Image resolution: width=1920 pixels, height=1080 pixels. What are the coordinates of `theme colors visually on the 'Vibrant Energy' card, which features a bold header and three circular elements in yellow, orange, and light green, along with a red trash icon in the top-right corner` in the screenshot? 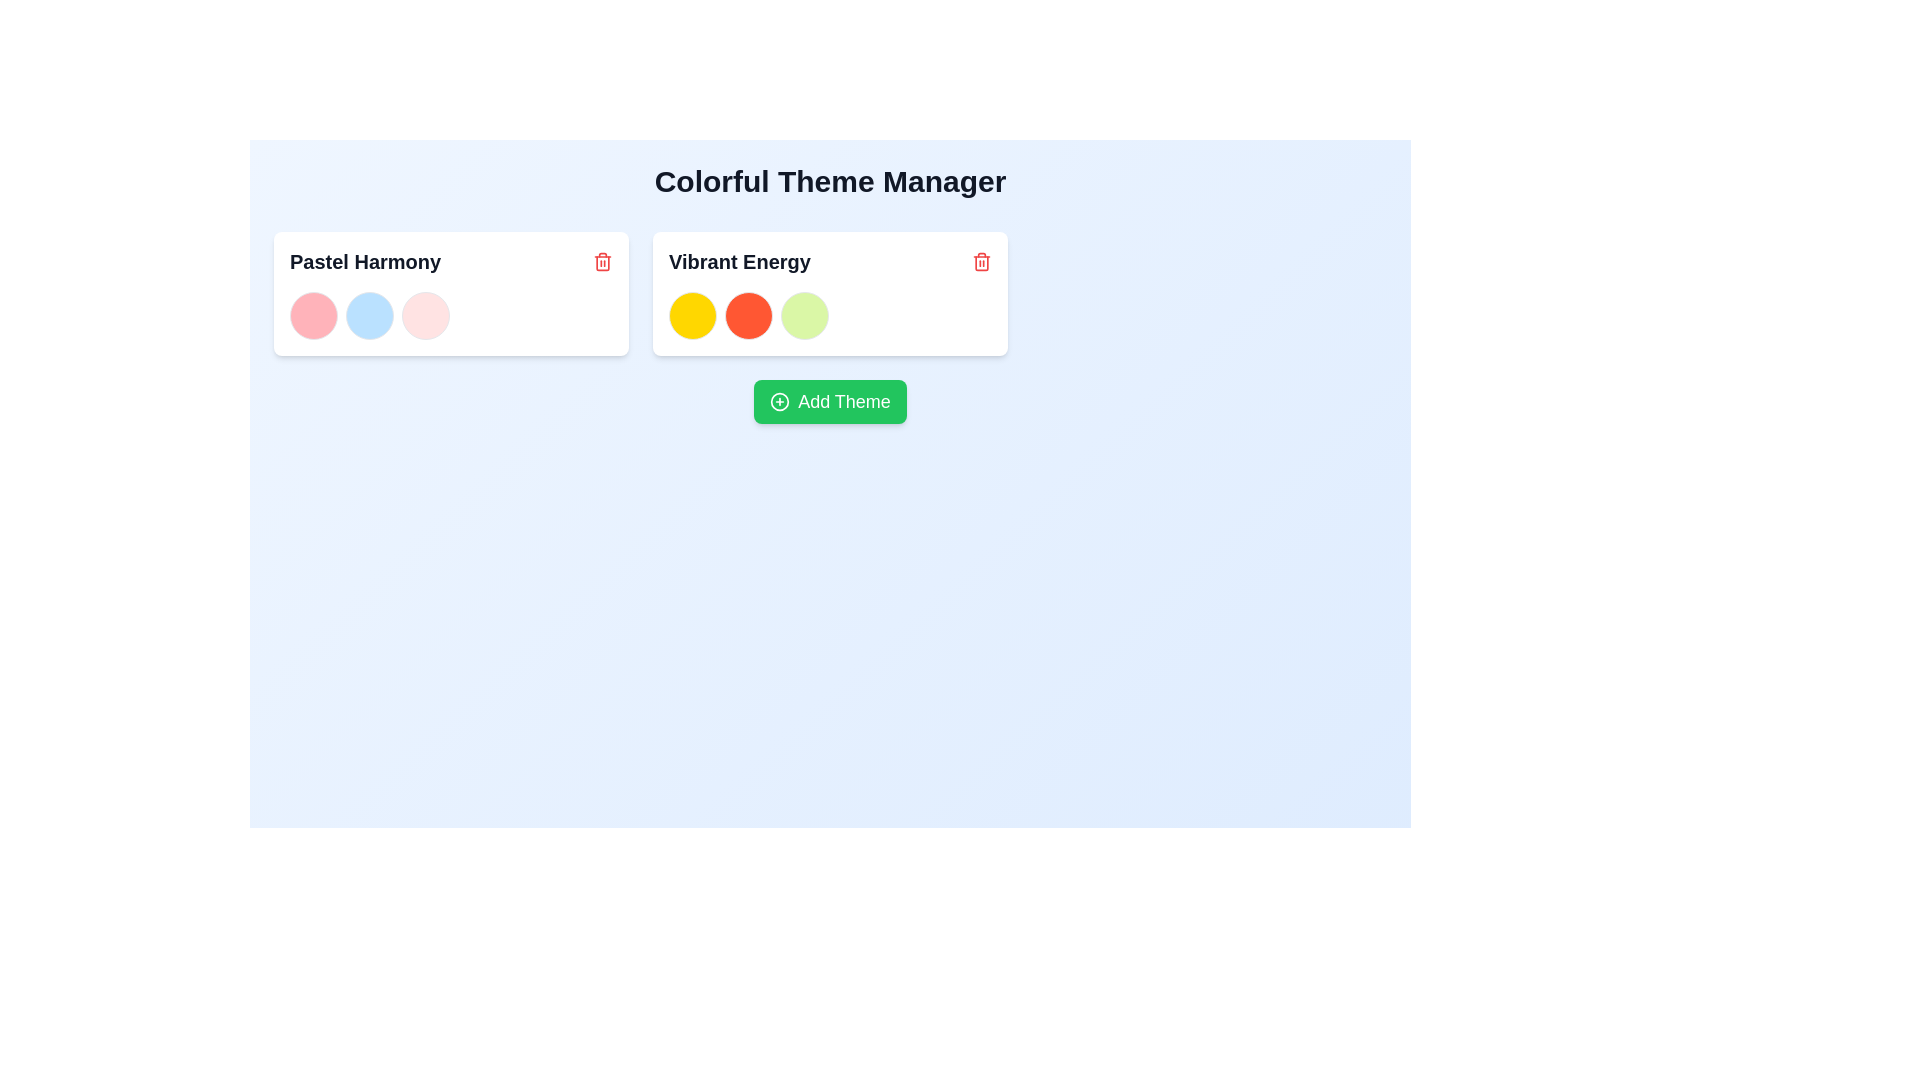 It's located at (830, 293).